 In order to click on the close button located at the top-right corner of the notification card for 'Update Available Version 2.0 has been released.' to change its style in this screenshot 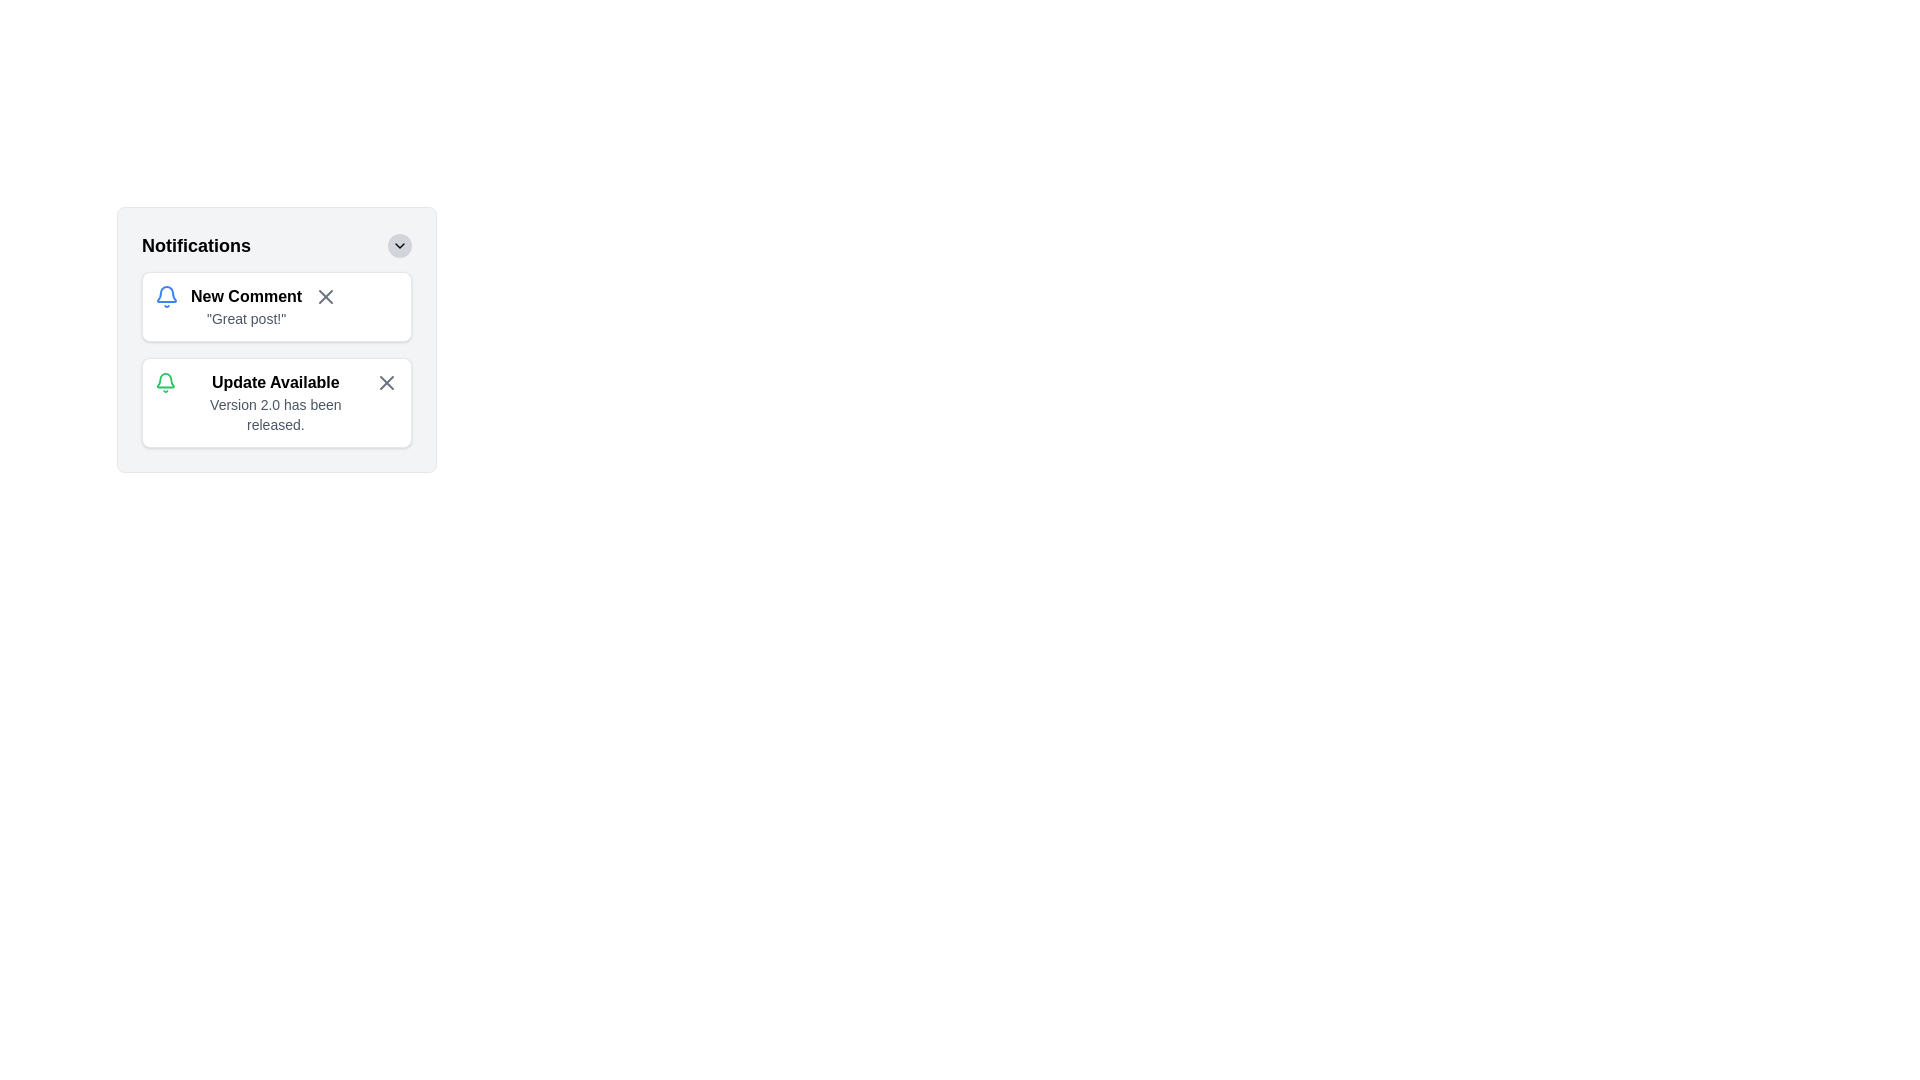, I will do `click(387, 382)`.